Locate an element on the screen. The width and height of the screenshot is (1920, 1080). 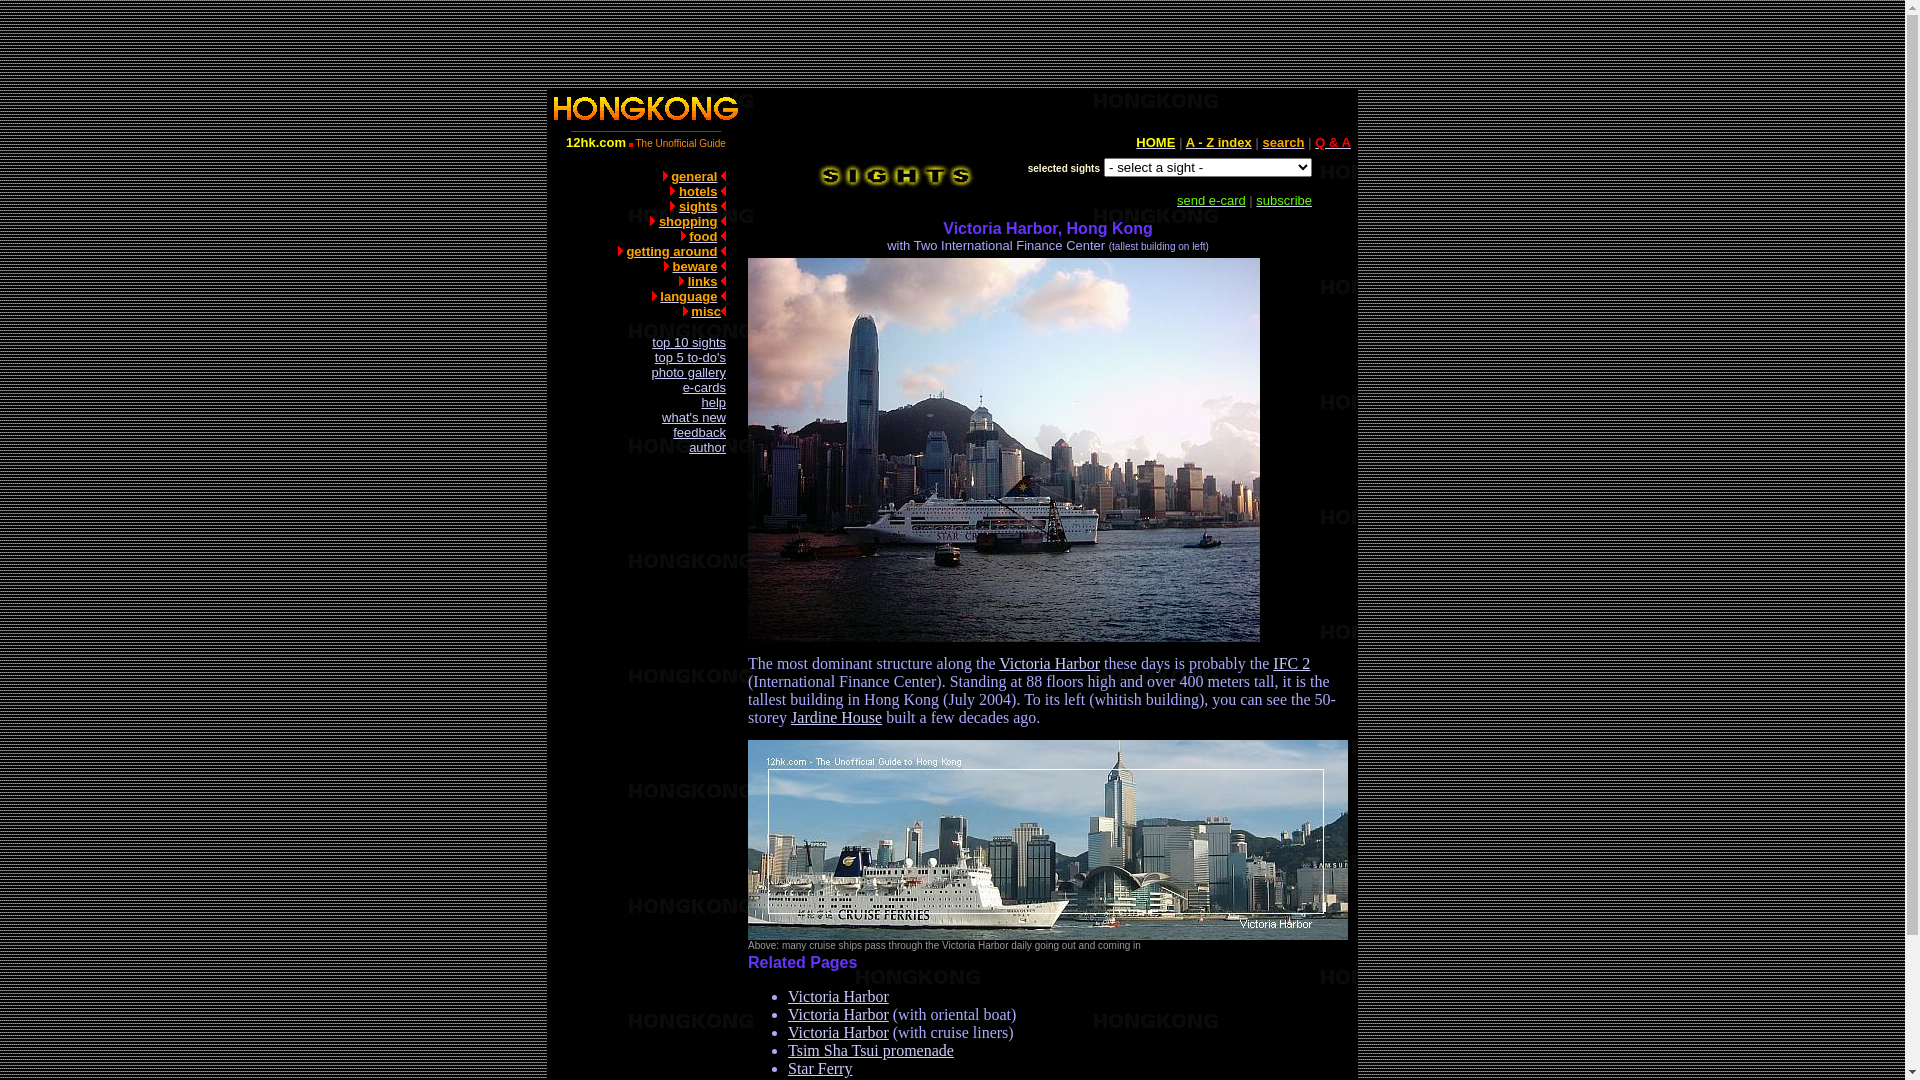
'hotels' is located at coordinates (697, 191).